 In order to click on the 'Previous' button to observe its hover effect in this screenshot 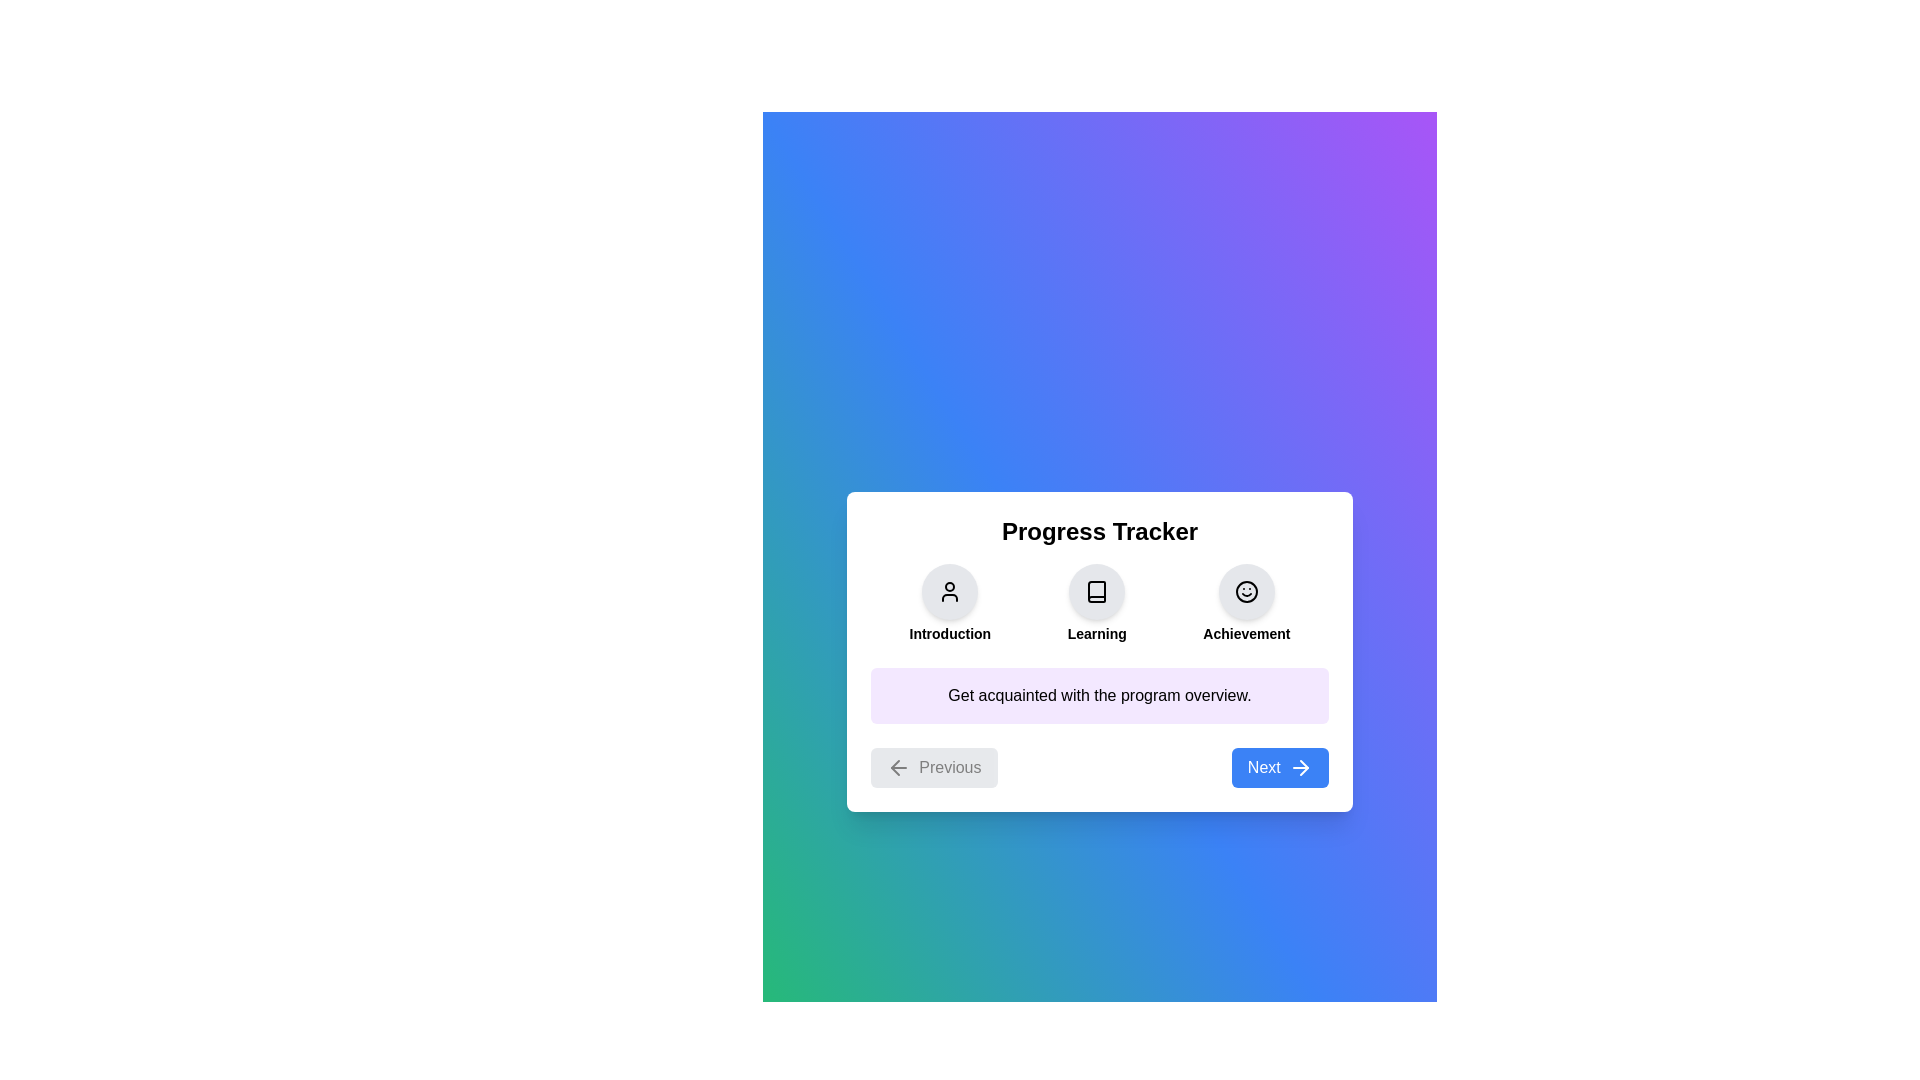, I will do `click(933, 766)`.